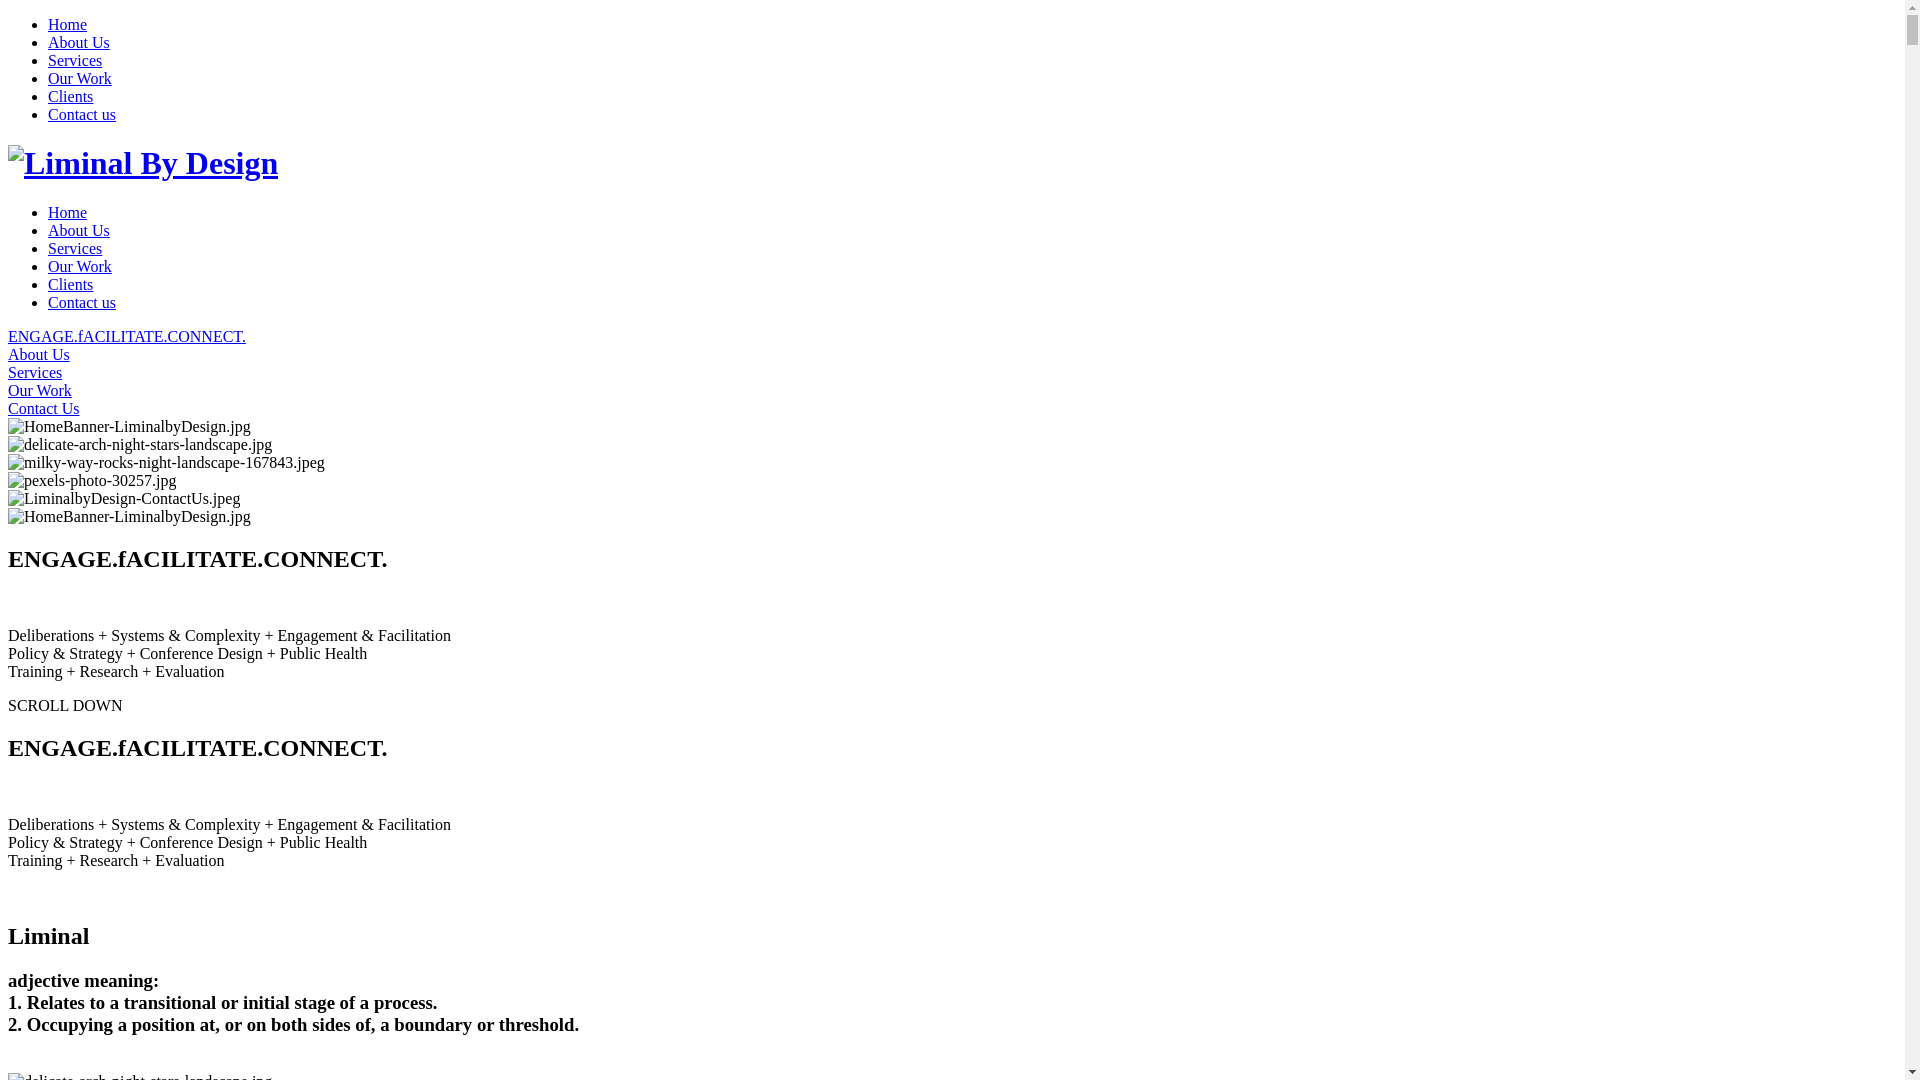 Image resolution: width=1920 pixels, height=1080 pixels. I want to click on 'Our Work', so click(8, 390).